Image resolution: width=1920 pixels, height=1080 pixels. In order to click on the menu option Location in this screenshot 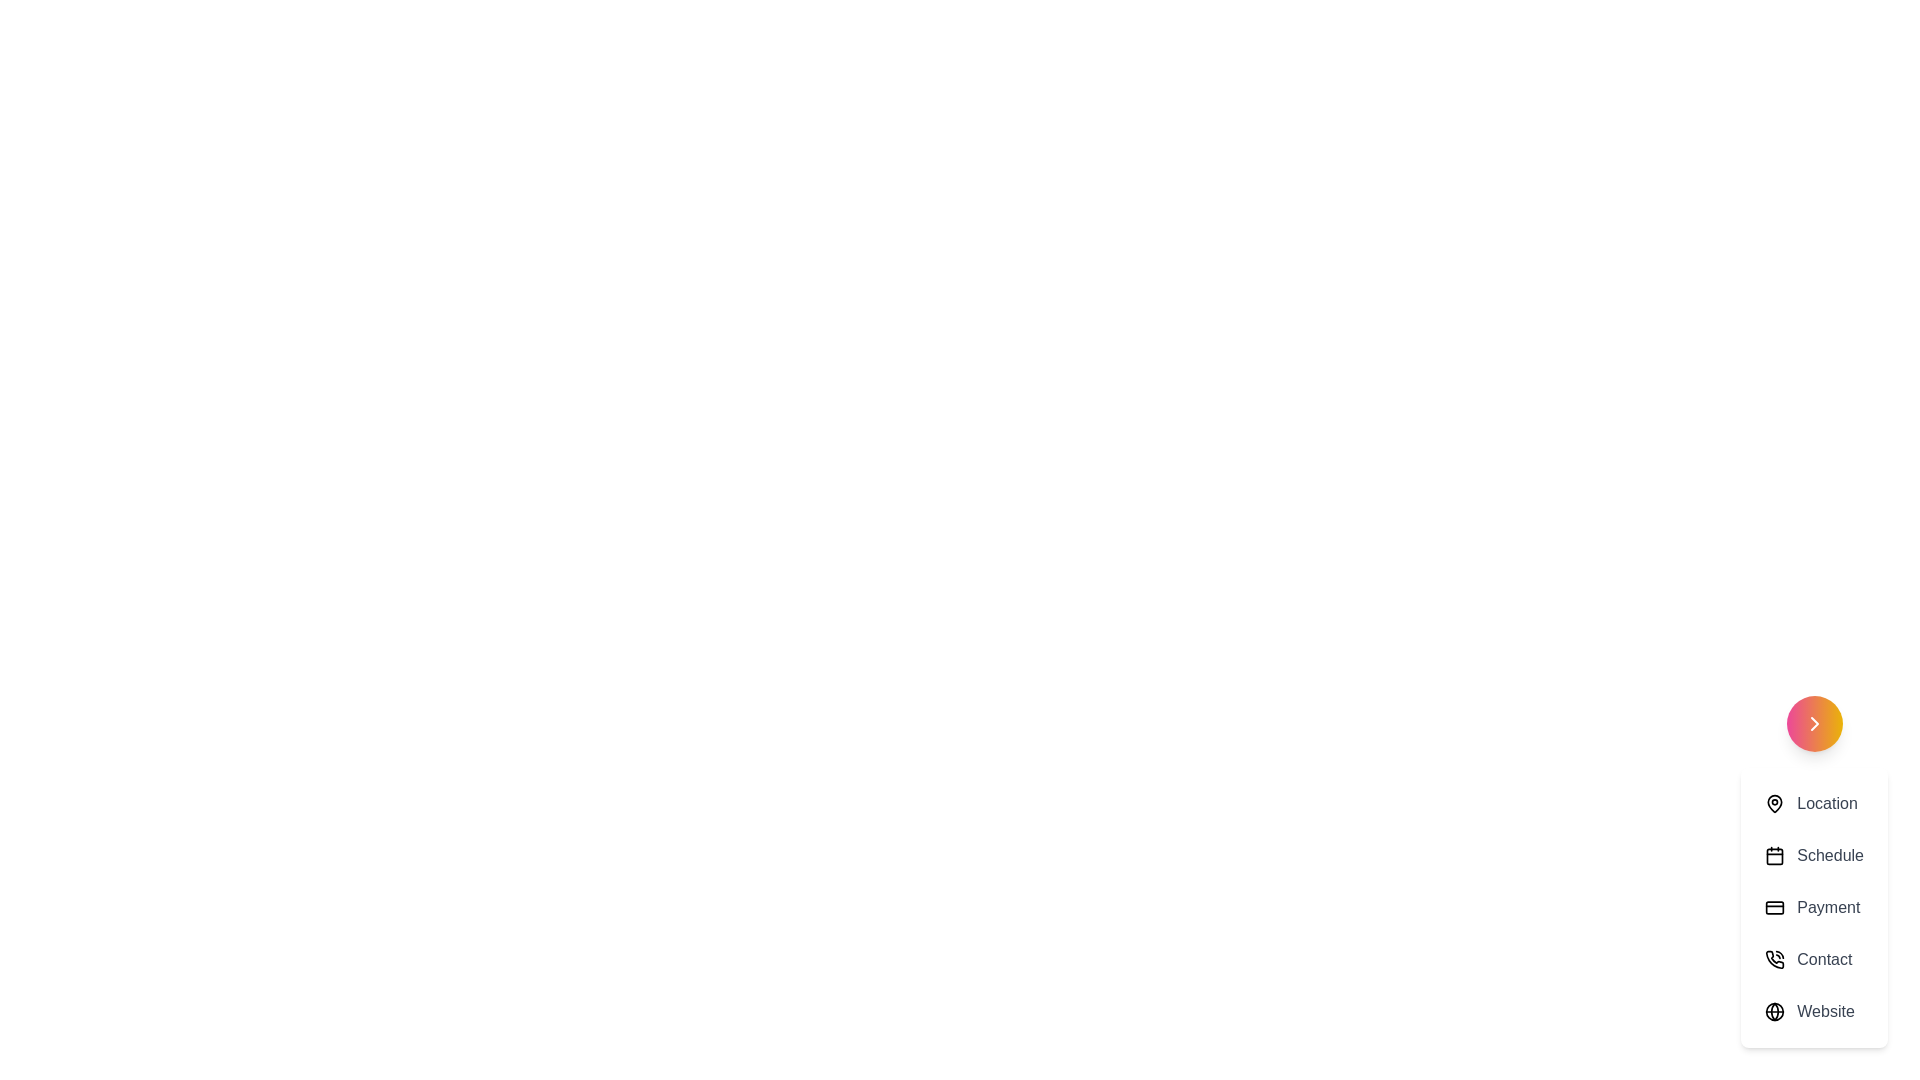, I will do `click(1814, 802)`.